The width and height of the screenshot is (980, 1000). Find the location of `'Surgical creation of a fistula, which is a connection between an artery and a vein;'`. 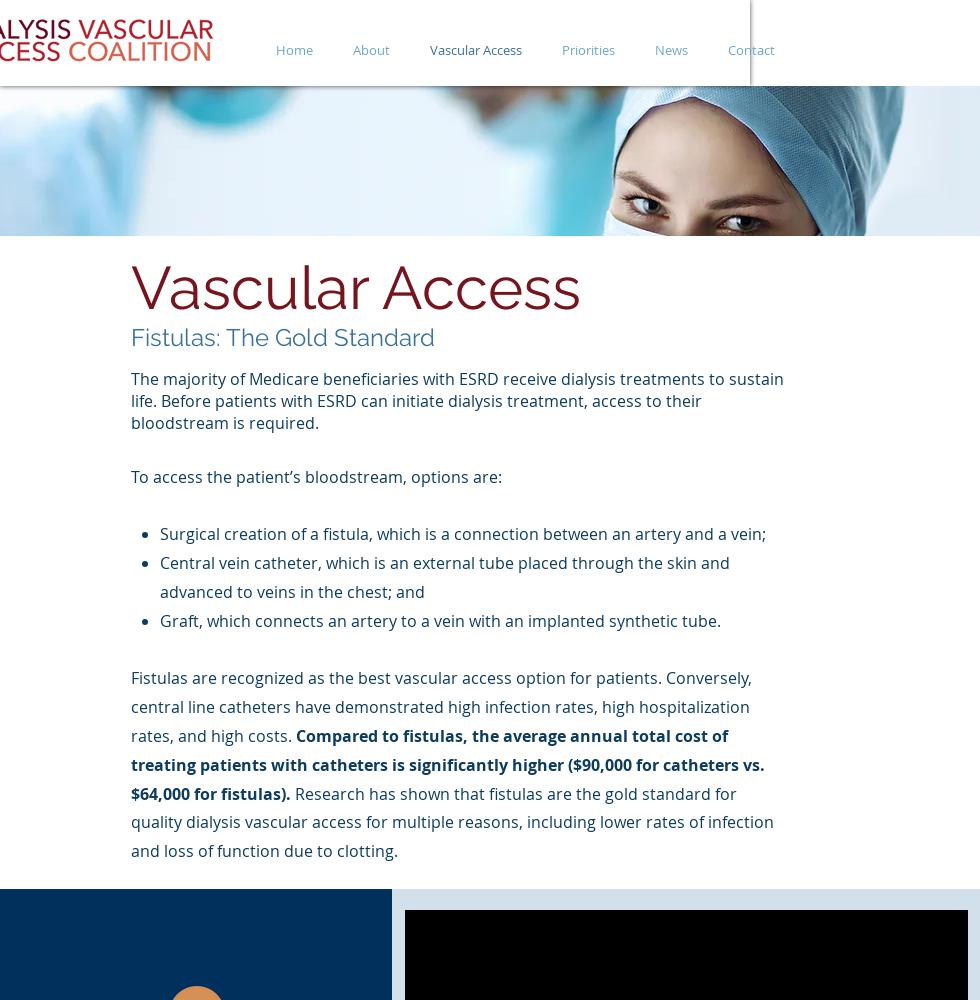

'Surgical creation of a fistula, which is a connection between an artery and a vein;' is located at coordinates (461, 534).